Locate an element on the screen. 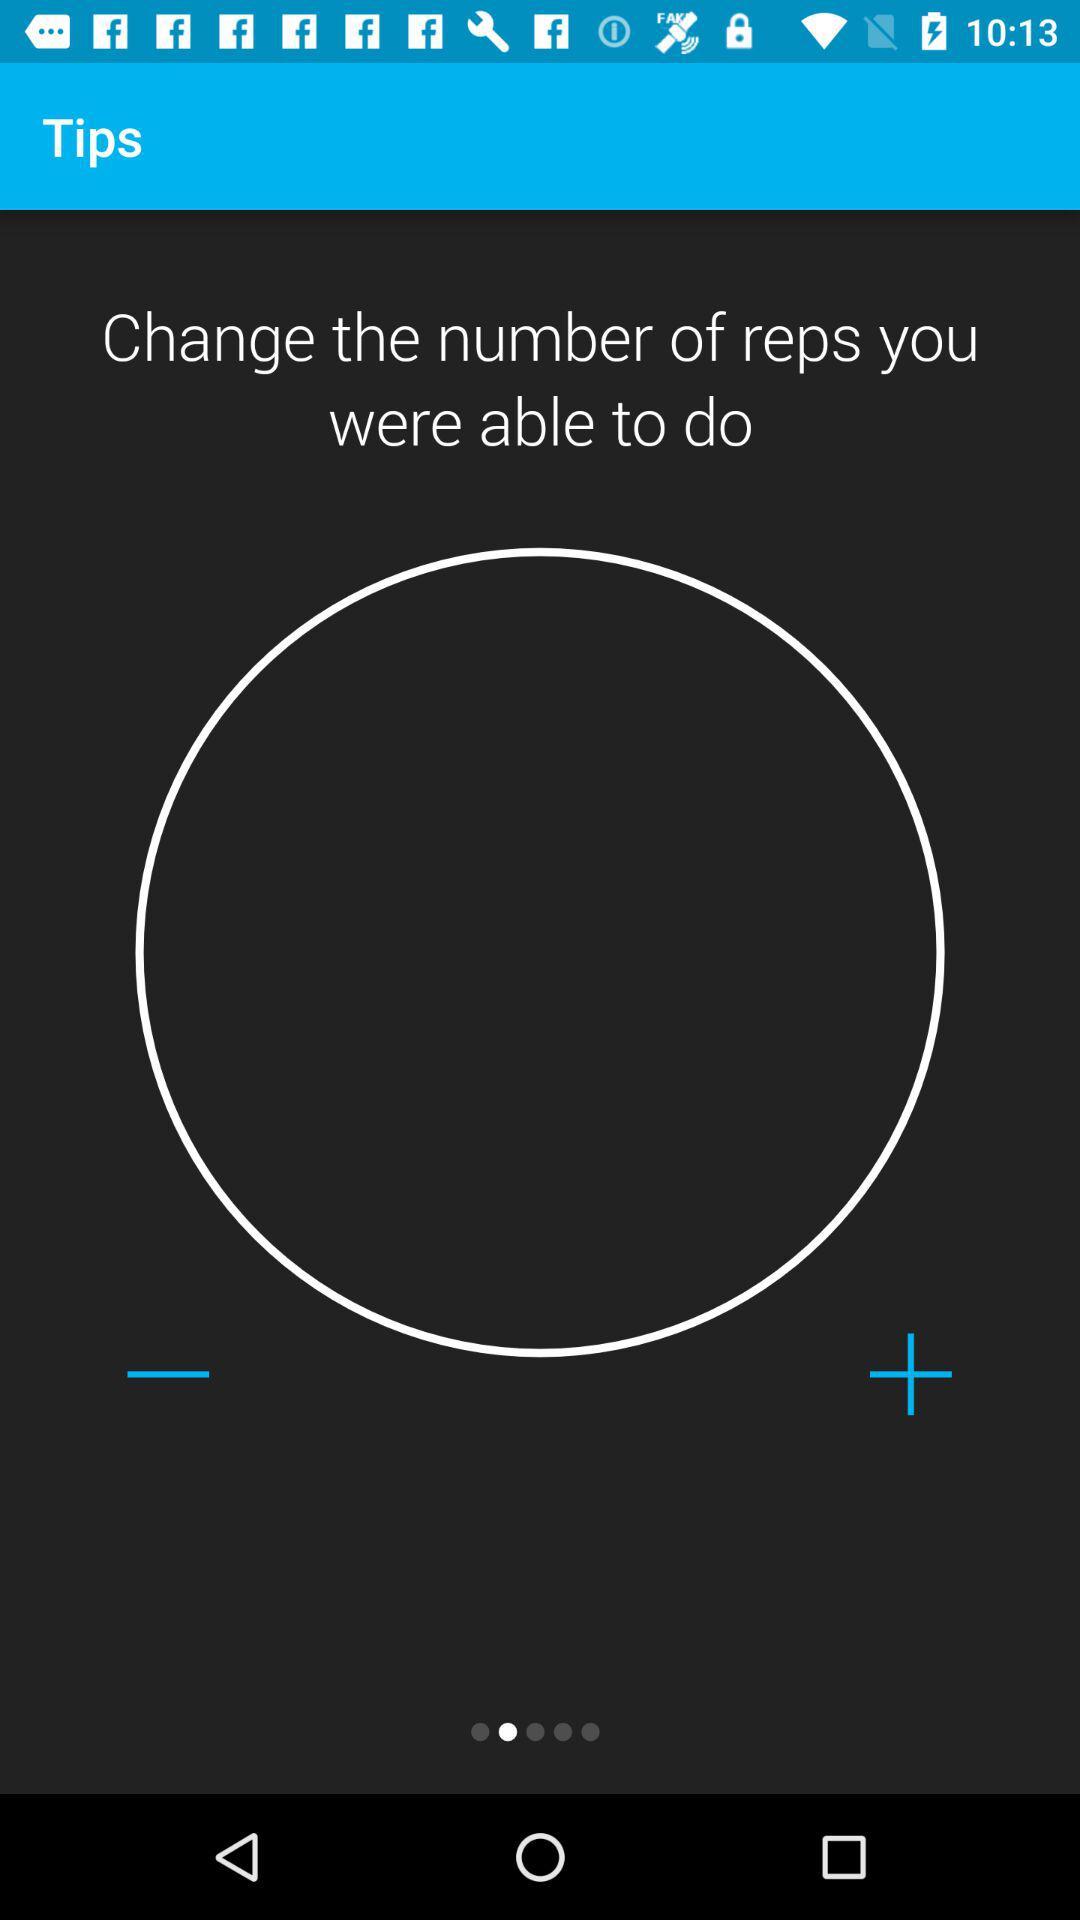 This screenshot has width=1080, height=1920. icon below change the number is located at coordinates (167, 1373).